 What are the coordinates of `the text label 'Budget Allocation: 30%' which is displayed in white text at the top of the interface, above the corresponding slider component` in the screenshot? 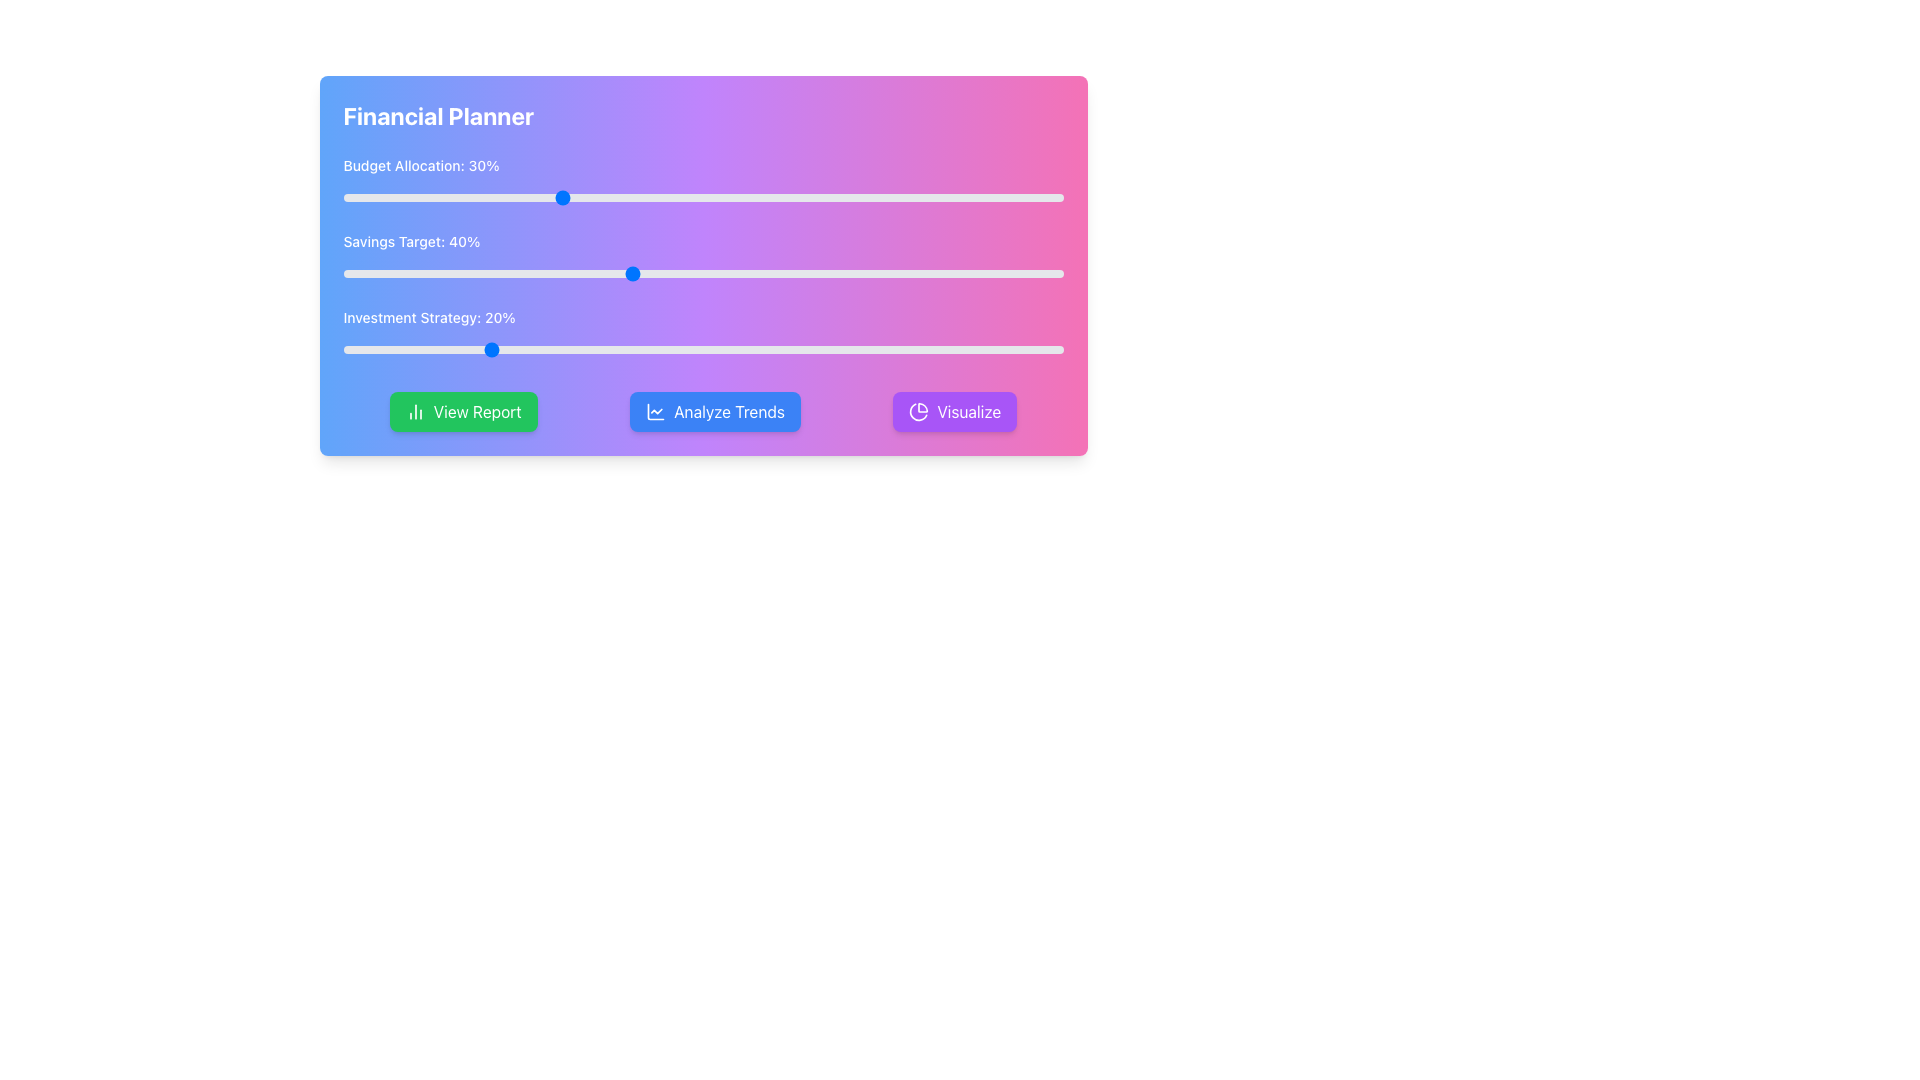 It's located at (703, 164).